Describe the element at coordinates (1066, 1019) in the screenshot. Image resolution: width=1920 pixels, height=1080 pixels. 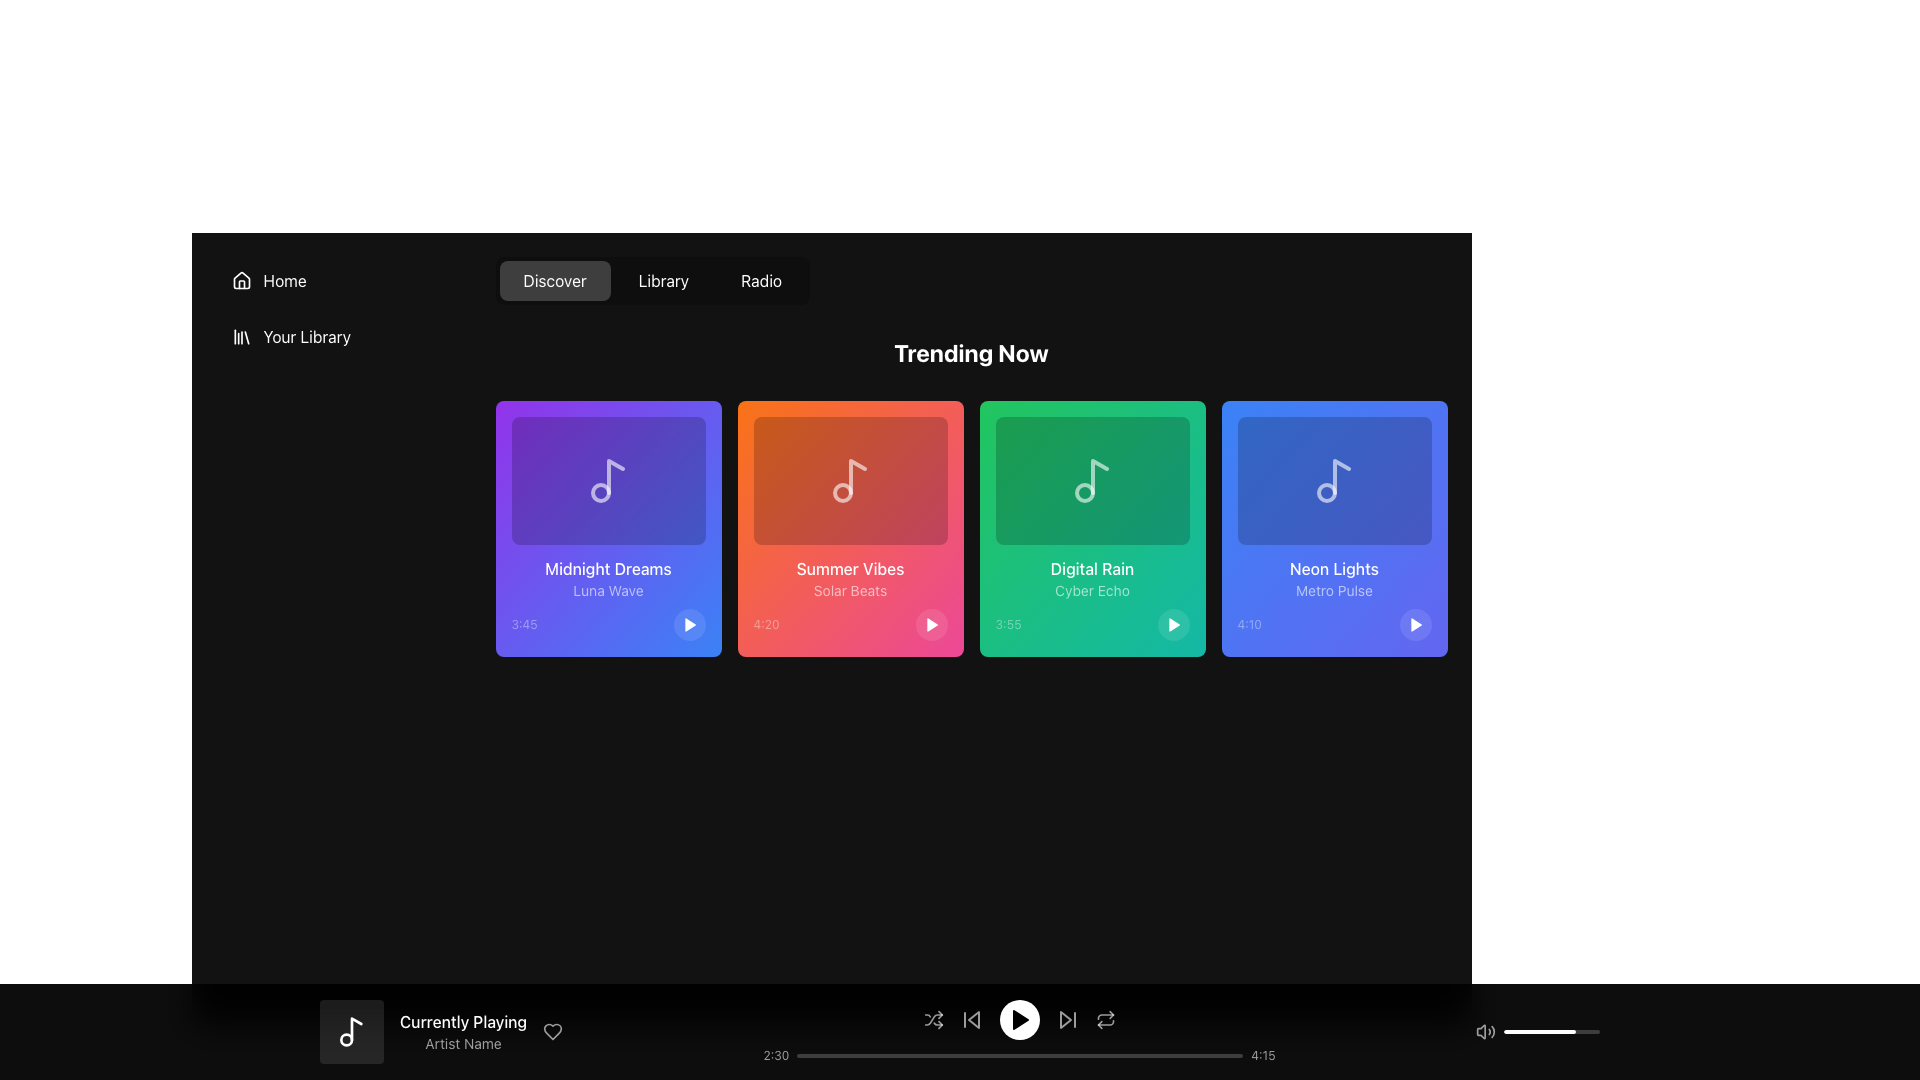
I see `the forward button, which is the fourth control button from the left in the bottom control bar, to skip to the next track or section` at that location.